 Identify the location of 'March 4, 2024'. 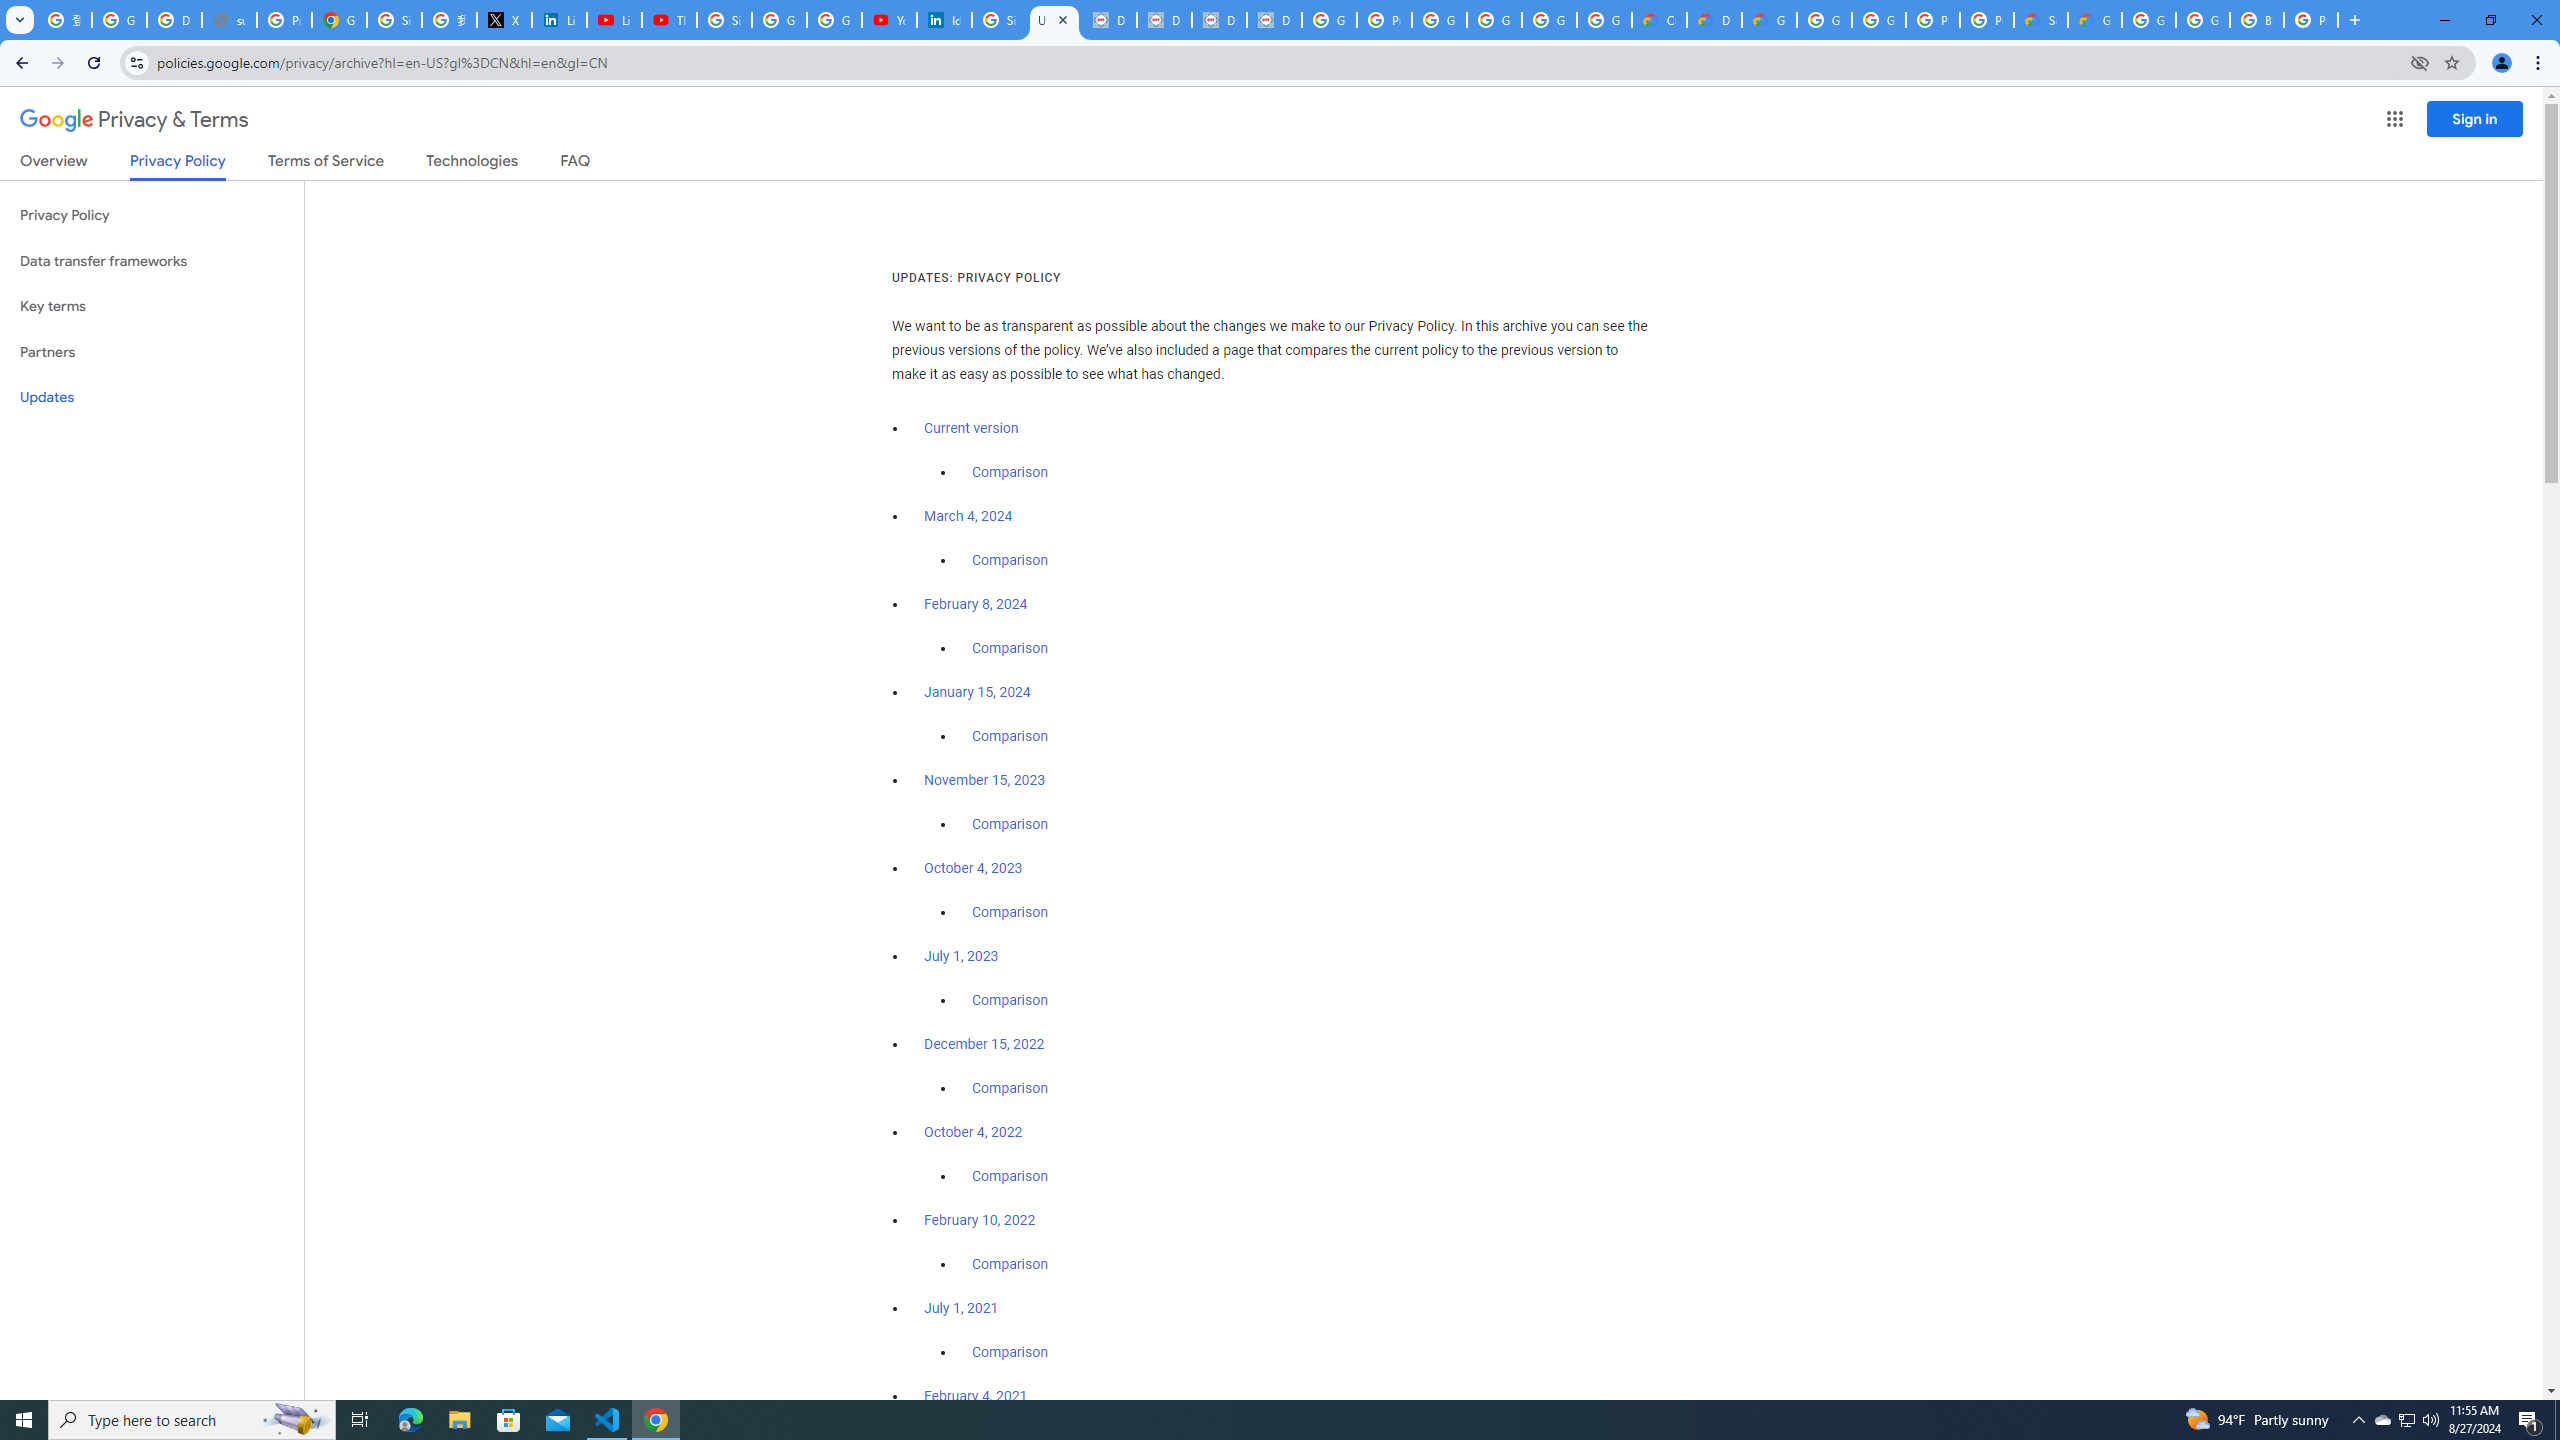
(967, 516).